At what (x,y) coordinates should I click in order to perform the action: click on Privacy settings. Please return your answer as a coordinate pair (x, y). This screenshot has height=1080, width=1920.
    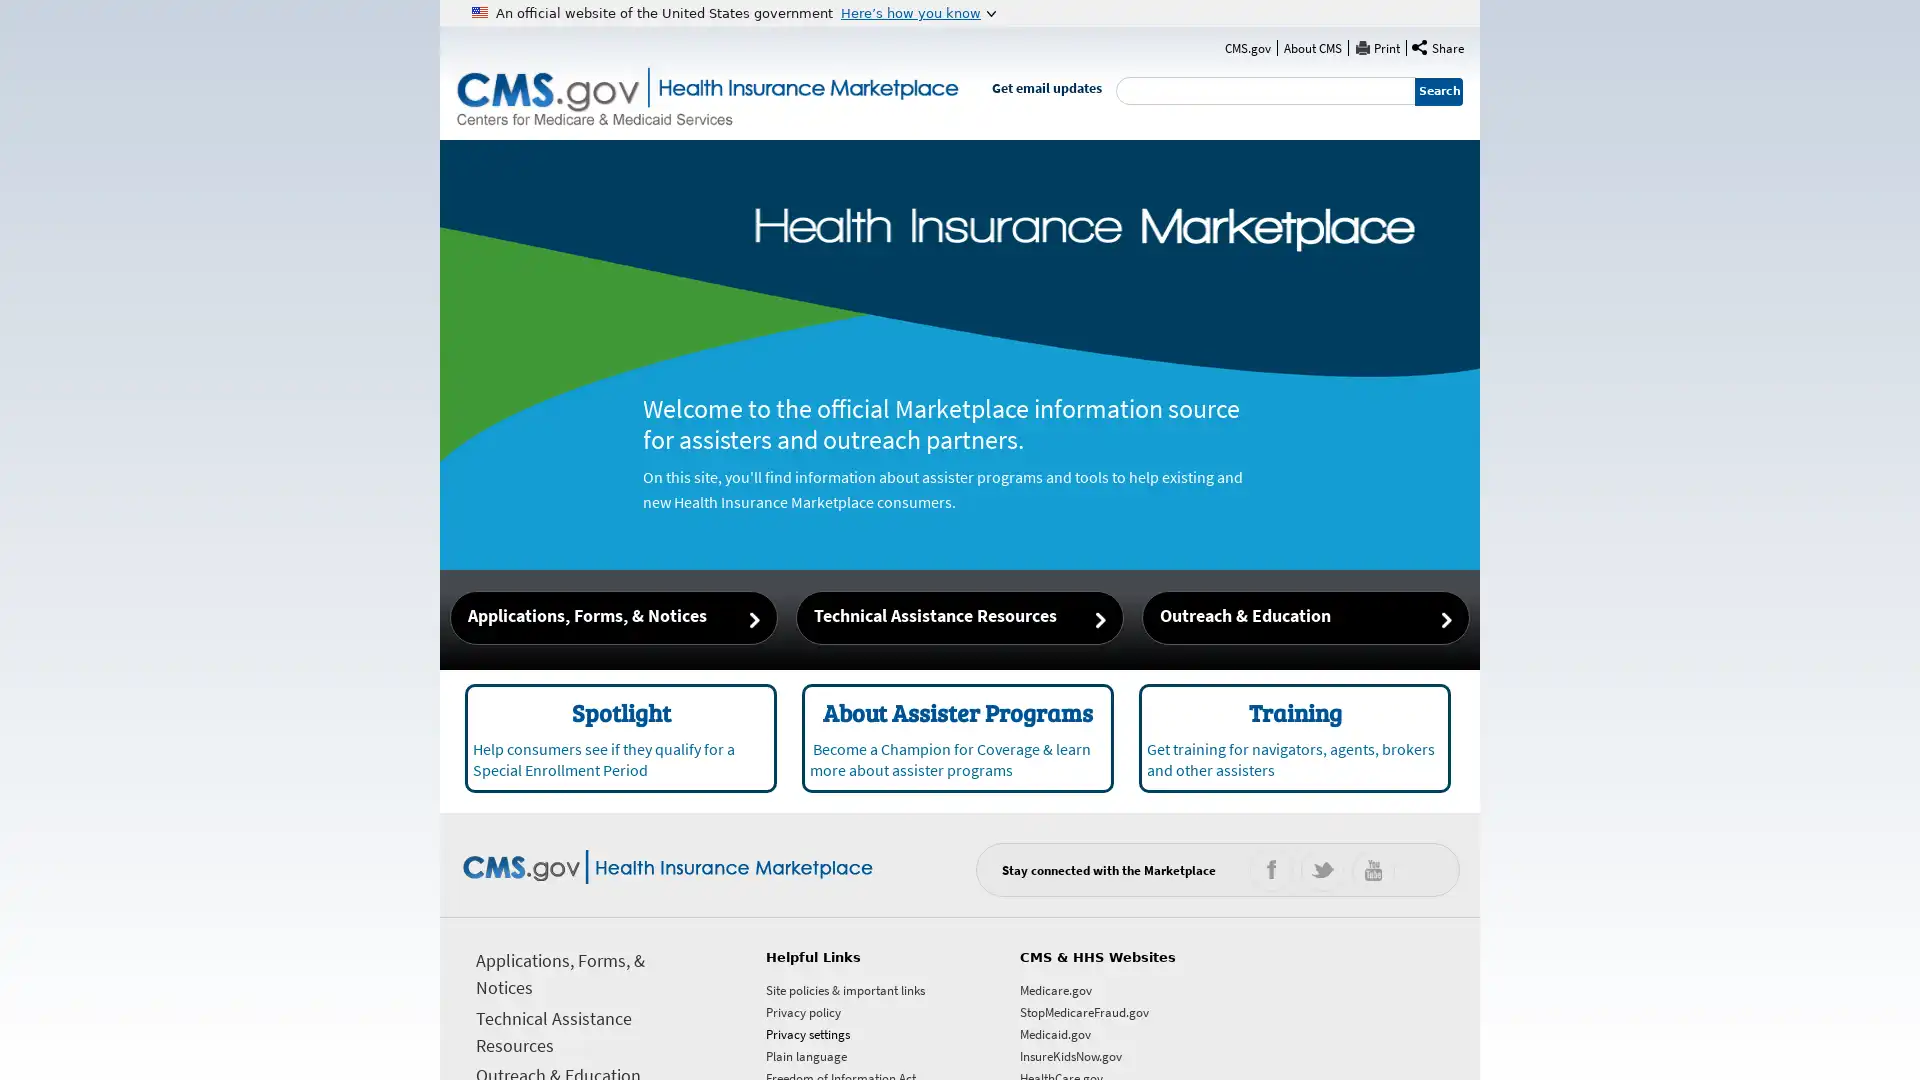
    Looking at the image, I should click on (807, 1033).